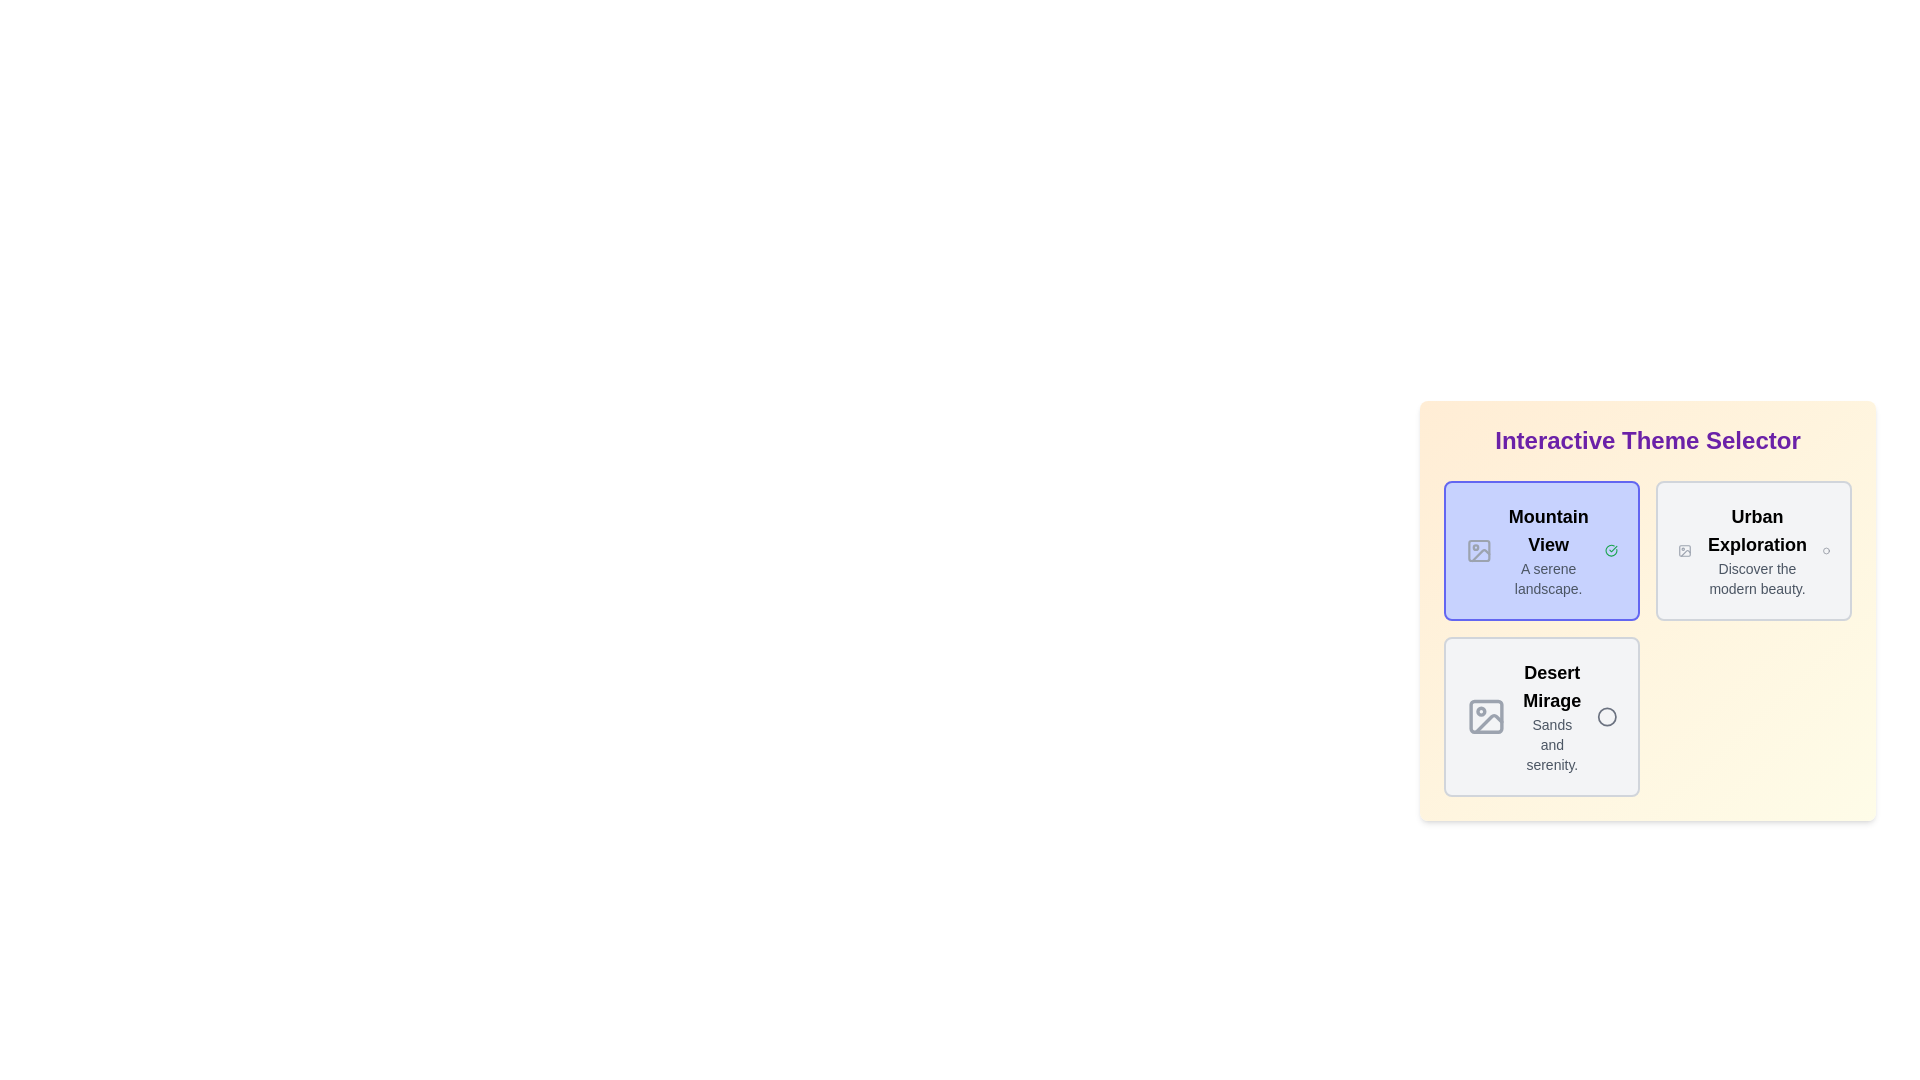 The height and width of the screenshot is (1080, 1920). I want to click on the chip labeled Urban Exploration, so click(1752, 551).